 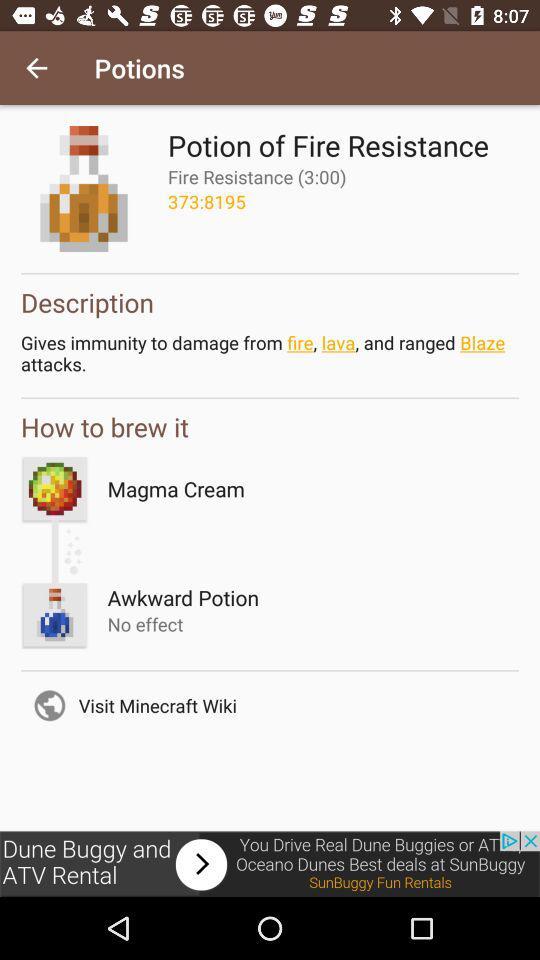 What do you see at coordinates (55, 613) in the screenshot?
I see `the avatar icon` at bounding box center [55, 613].